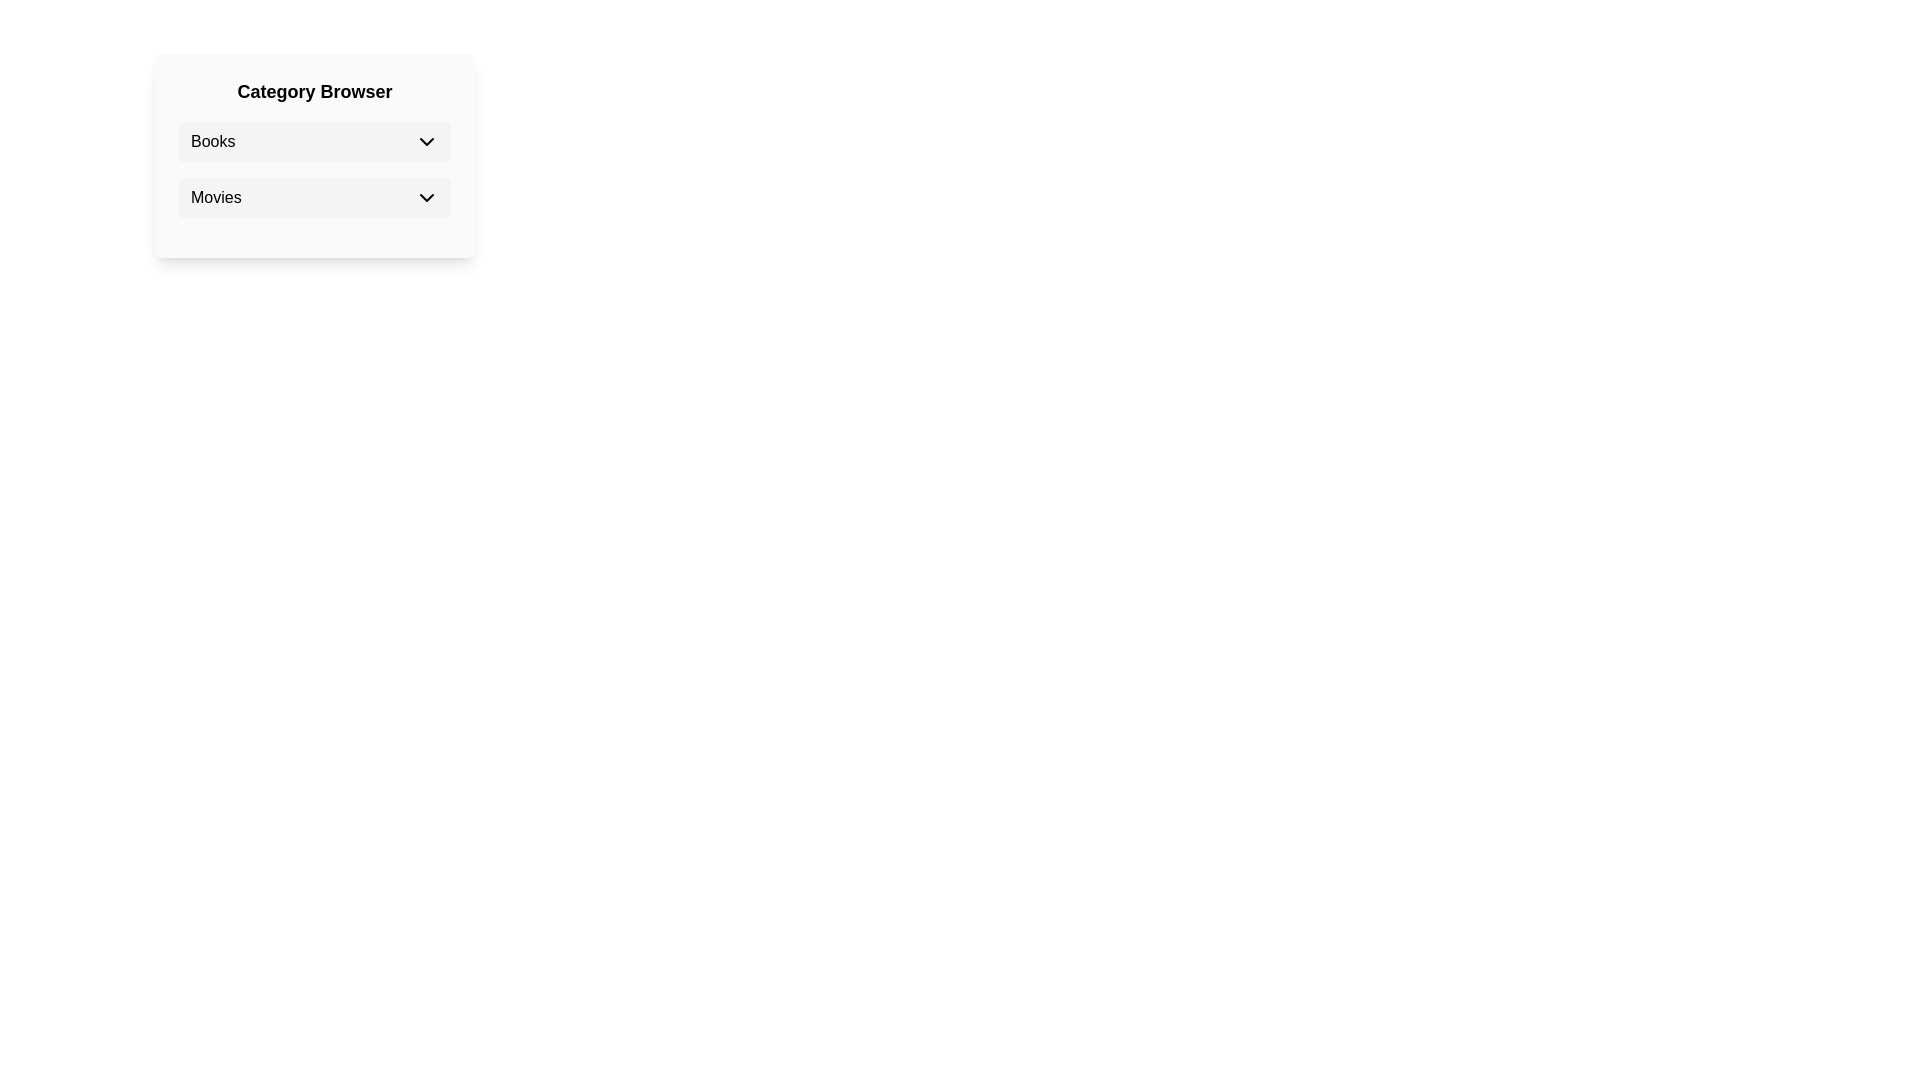 The height and width of the screenshot is (1080, 1920). What do you see at coordinates (314, 154) in the screenshot?
I see `the 'Category Browser' composite widget element for accessibility purposes by moving the cursor to its center` at bounding box center [314, 154].